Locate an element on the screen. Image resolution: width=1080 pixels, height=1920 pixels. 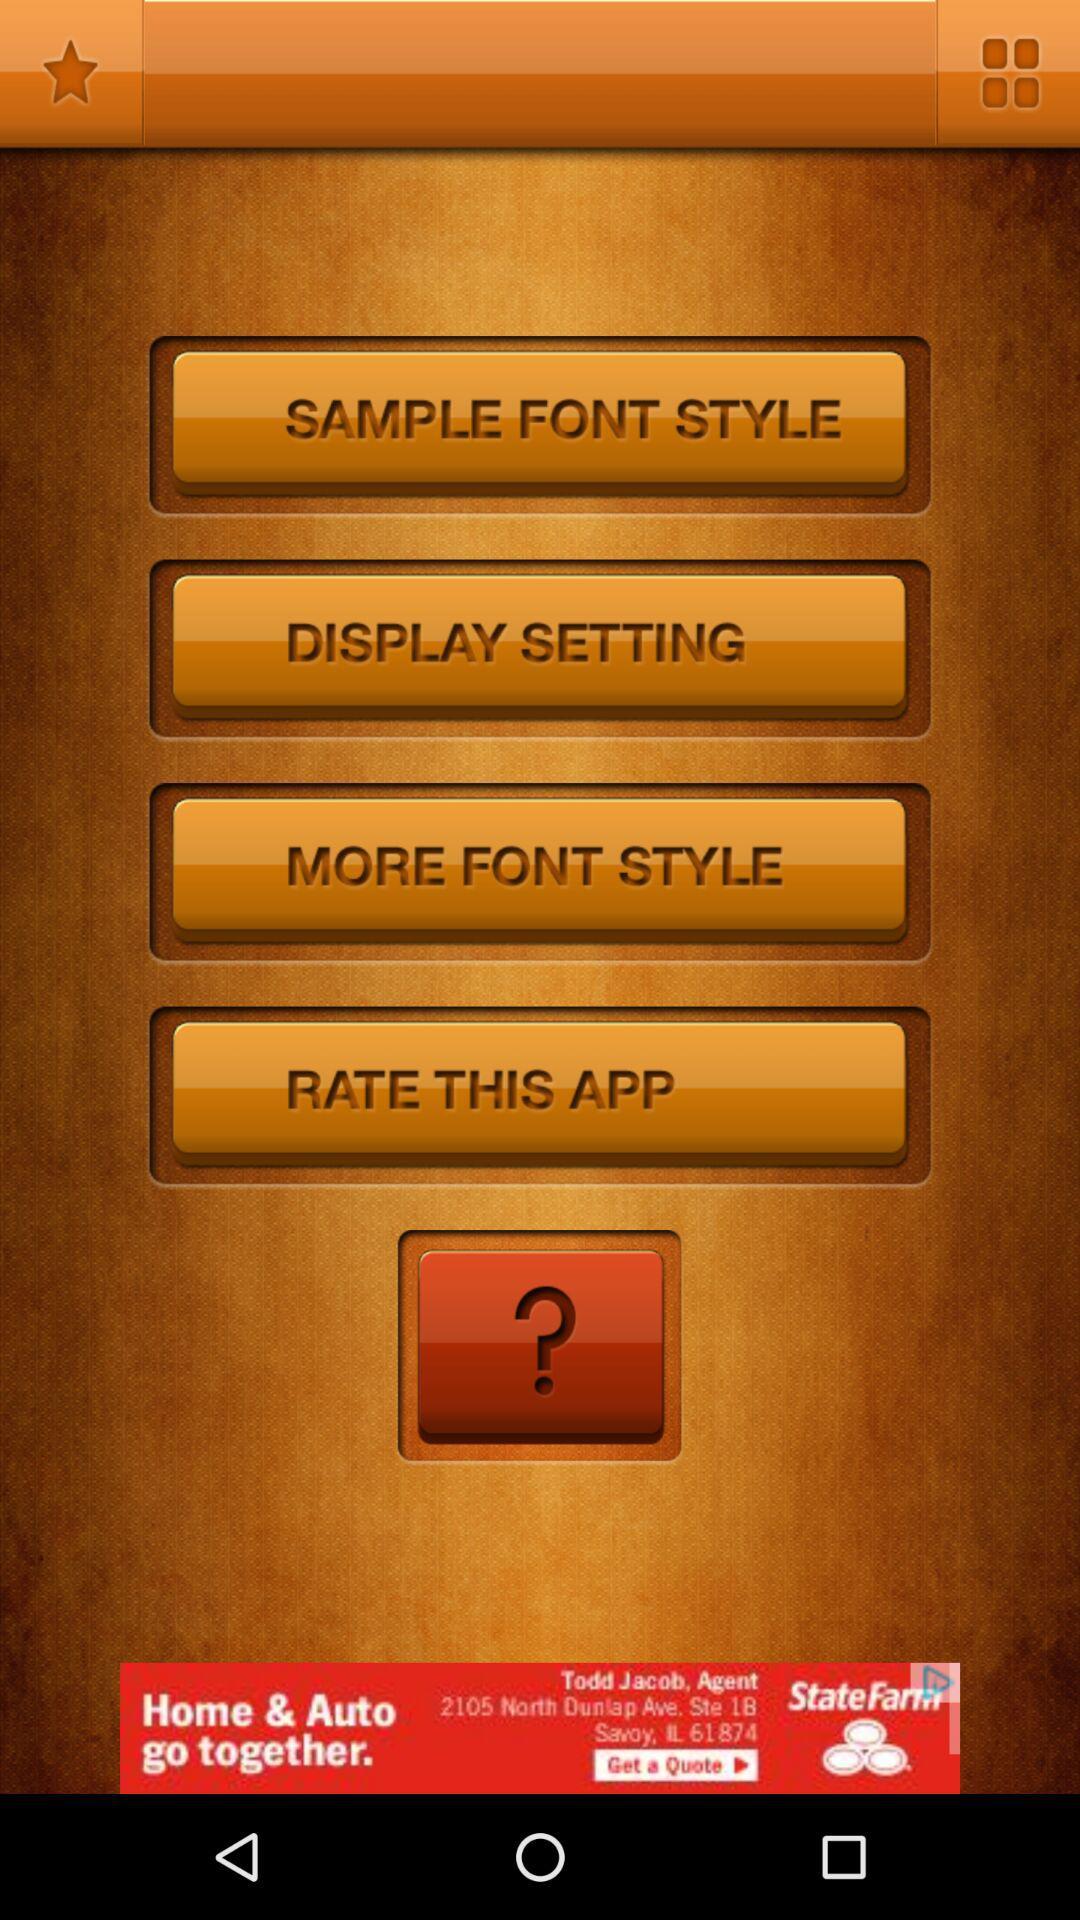
favorite is located at coordinates (71, 72).